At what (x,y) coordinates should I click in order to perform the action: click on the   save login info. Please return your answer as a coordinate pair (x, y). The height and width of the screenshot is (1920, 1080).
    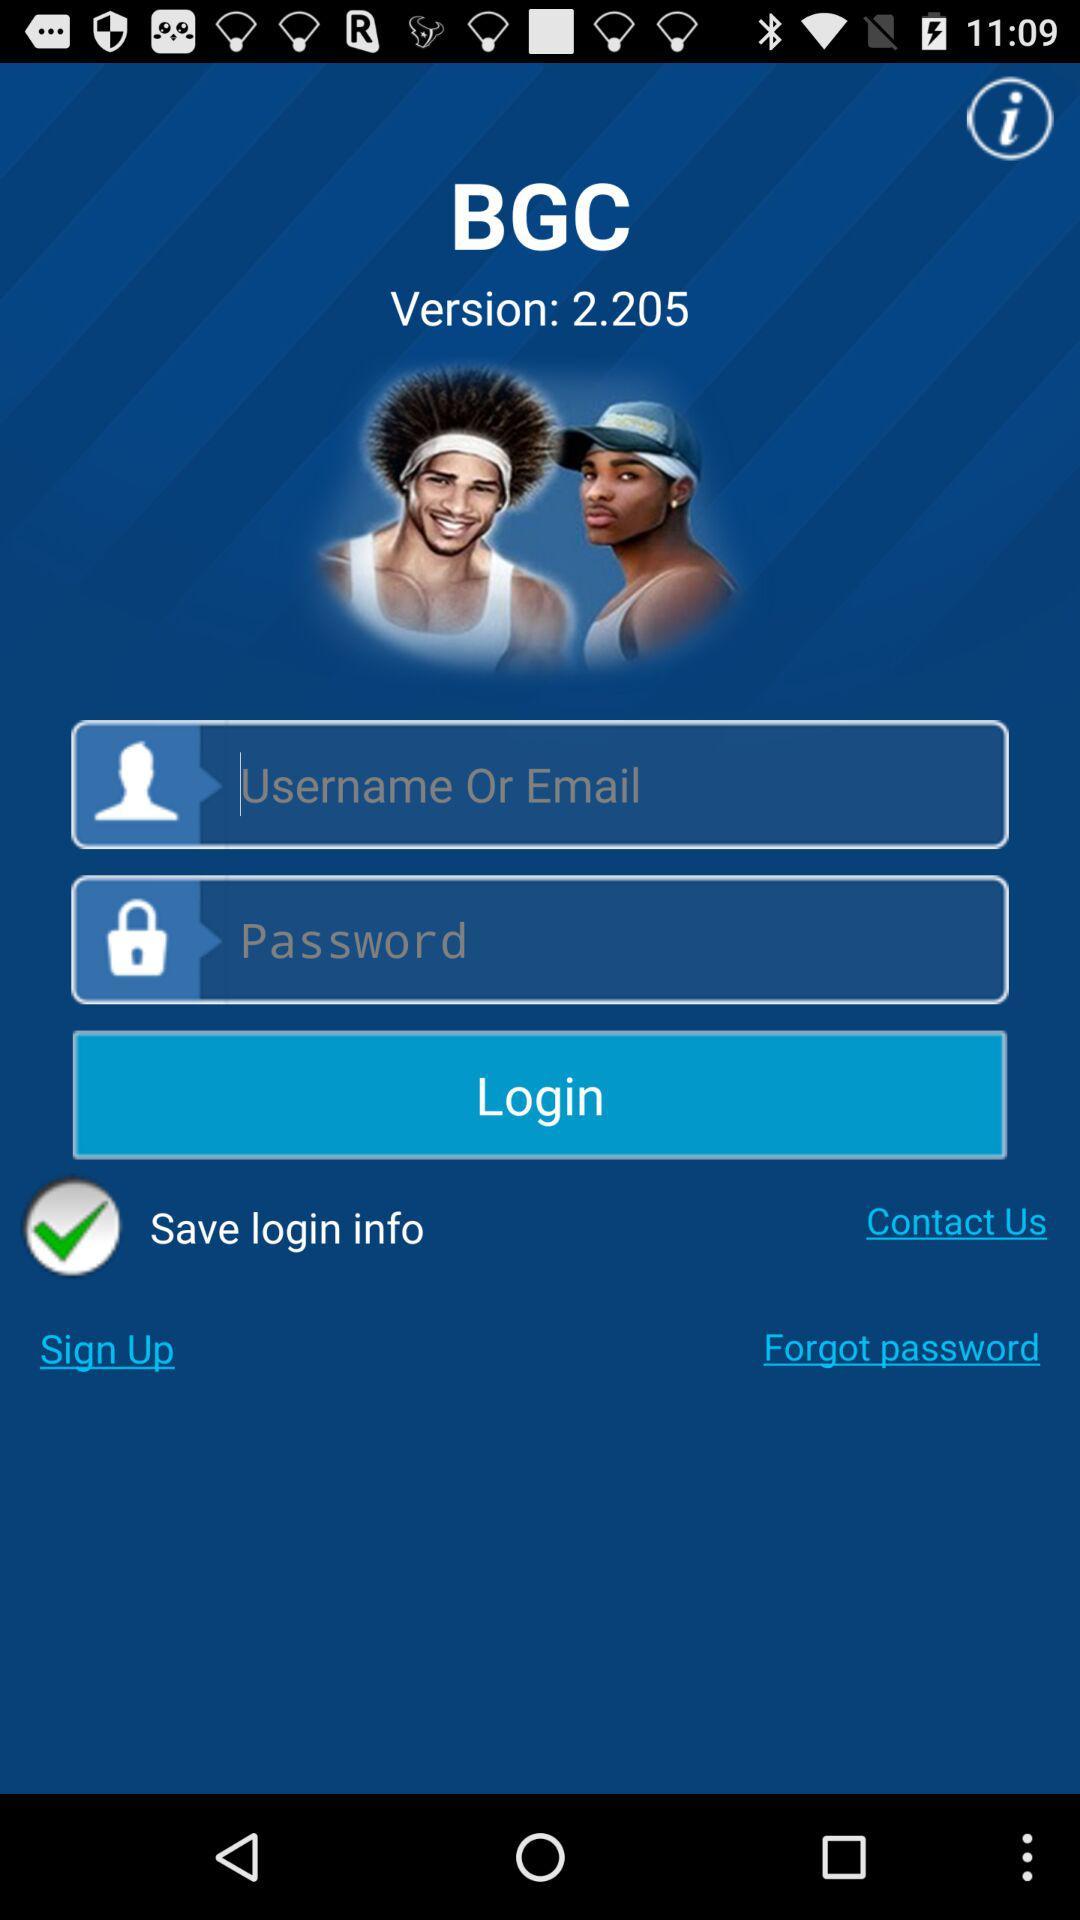
    Looking at the image, I should click on (222, 1226).